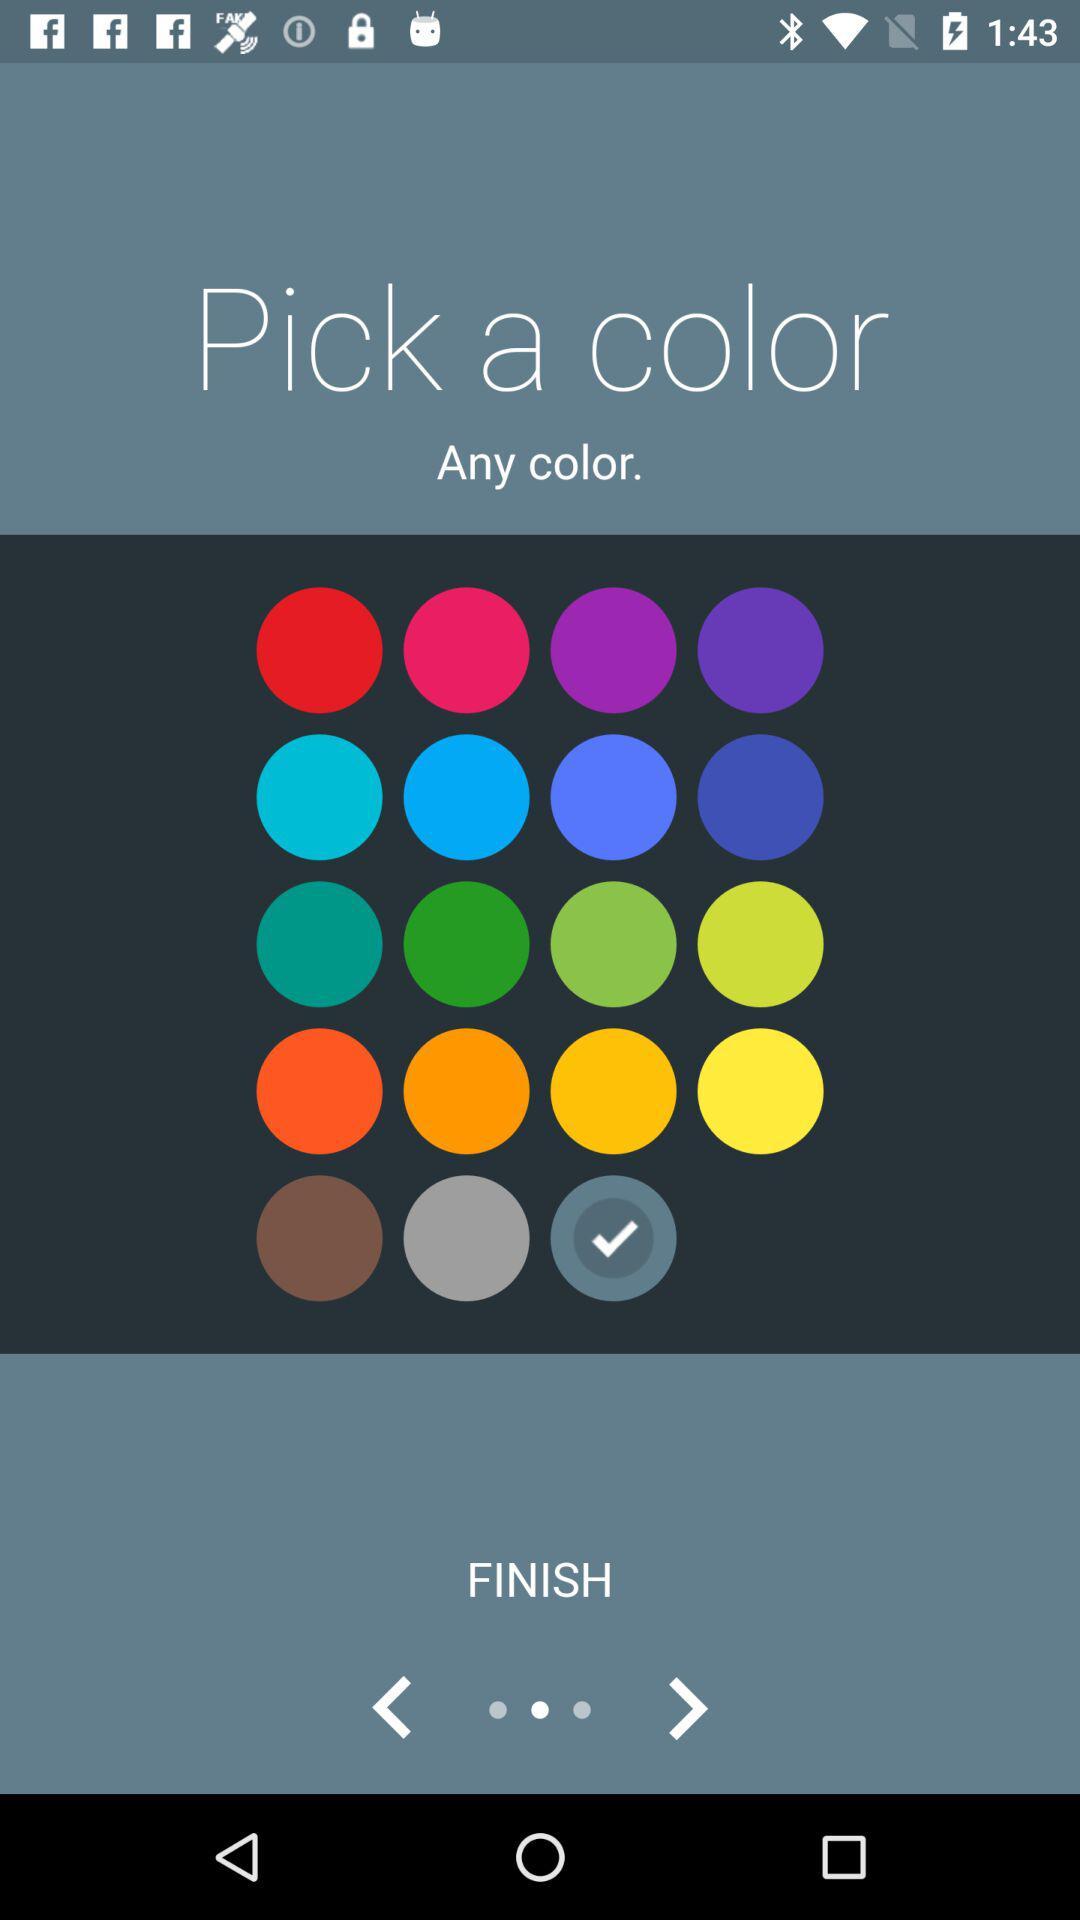 This screenshot has width=1080, height=1920. What do you see at coordinates (685, 1708) in the screenshot?
I see `go right` at bounding box center [685, 1708].